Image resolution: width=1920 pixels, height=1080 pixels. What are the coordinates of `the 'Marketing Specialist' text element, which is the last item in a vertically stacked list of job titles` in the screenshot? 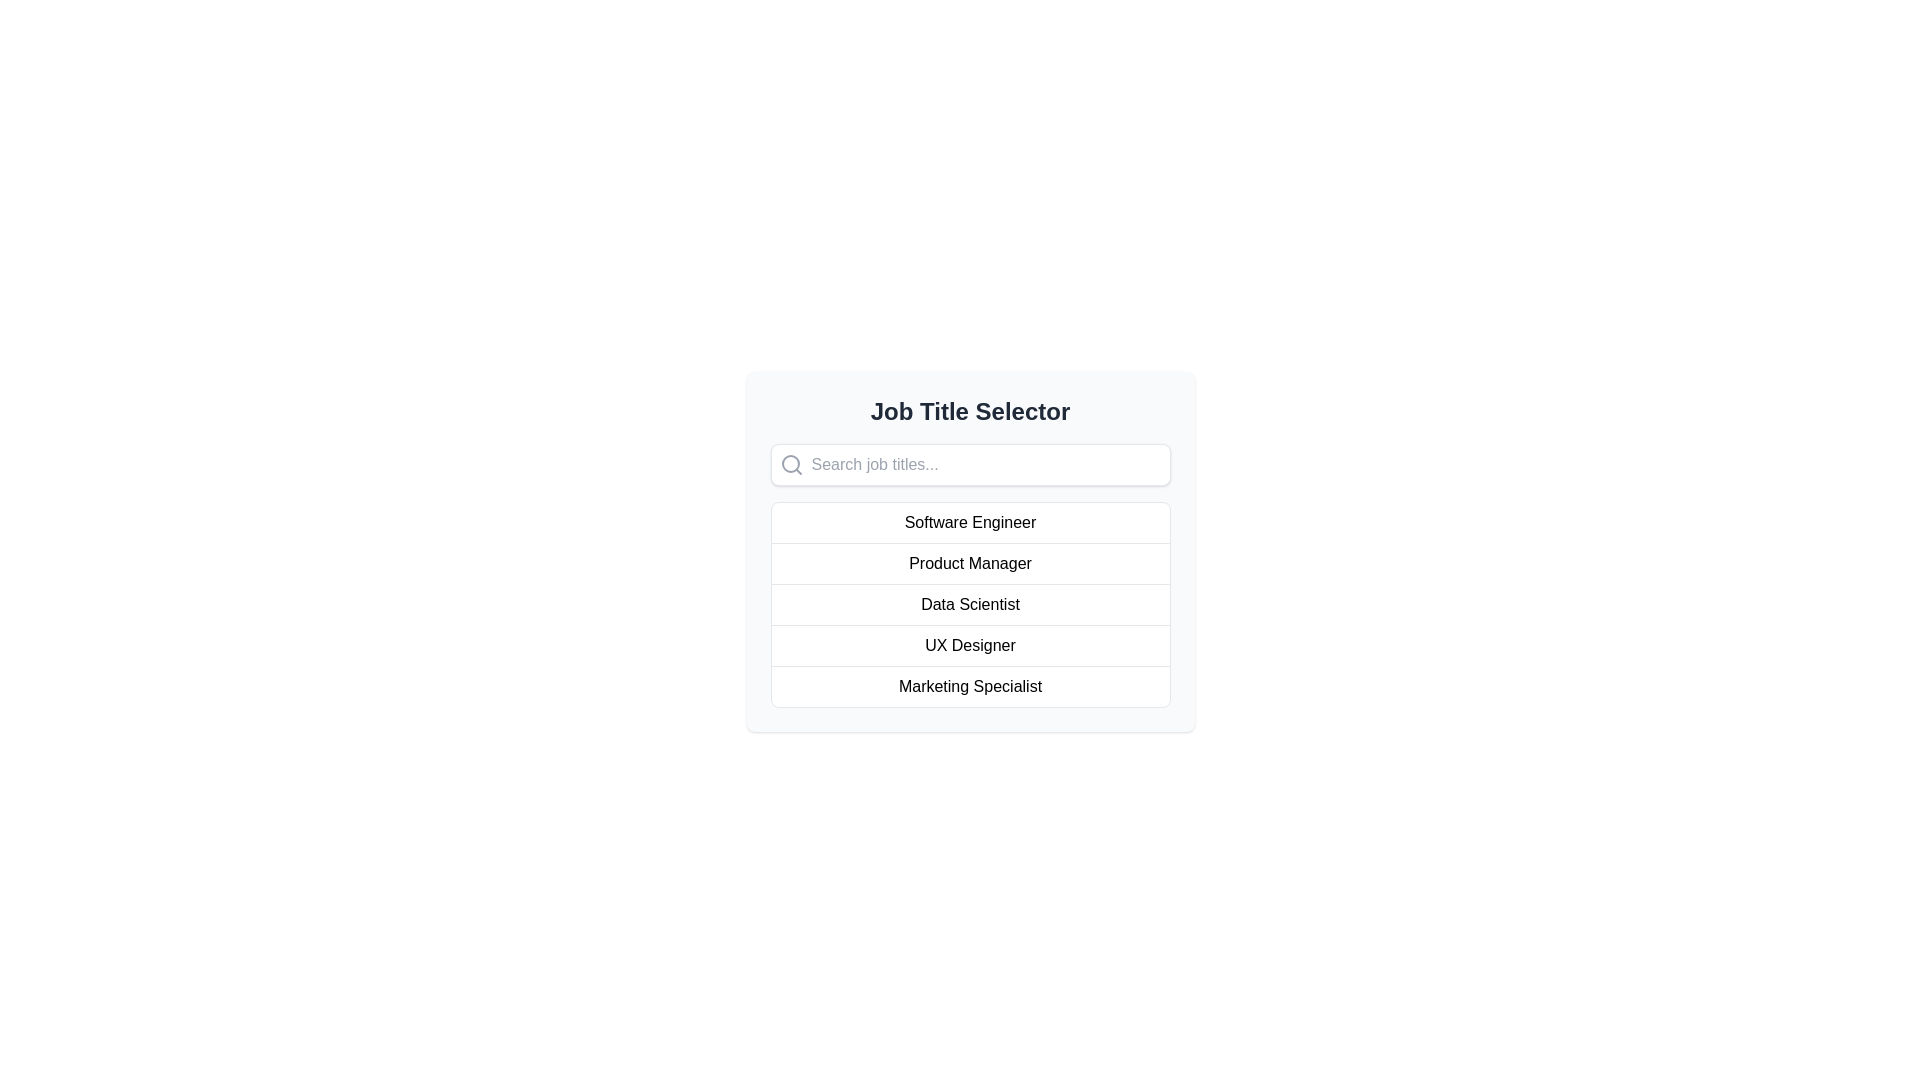 It's located at (970, 685).